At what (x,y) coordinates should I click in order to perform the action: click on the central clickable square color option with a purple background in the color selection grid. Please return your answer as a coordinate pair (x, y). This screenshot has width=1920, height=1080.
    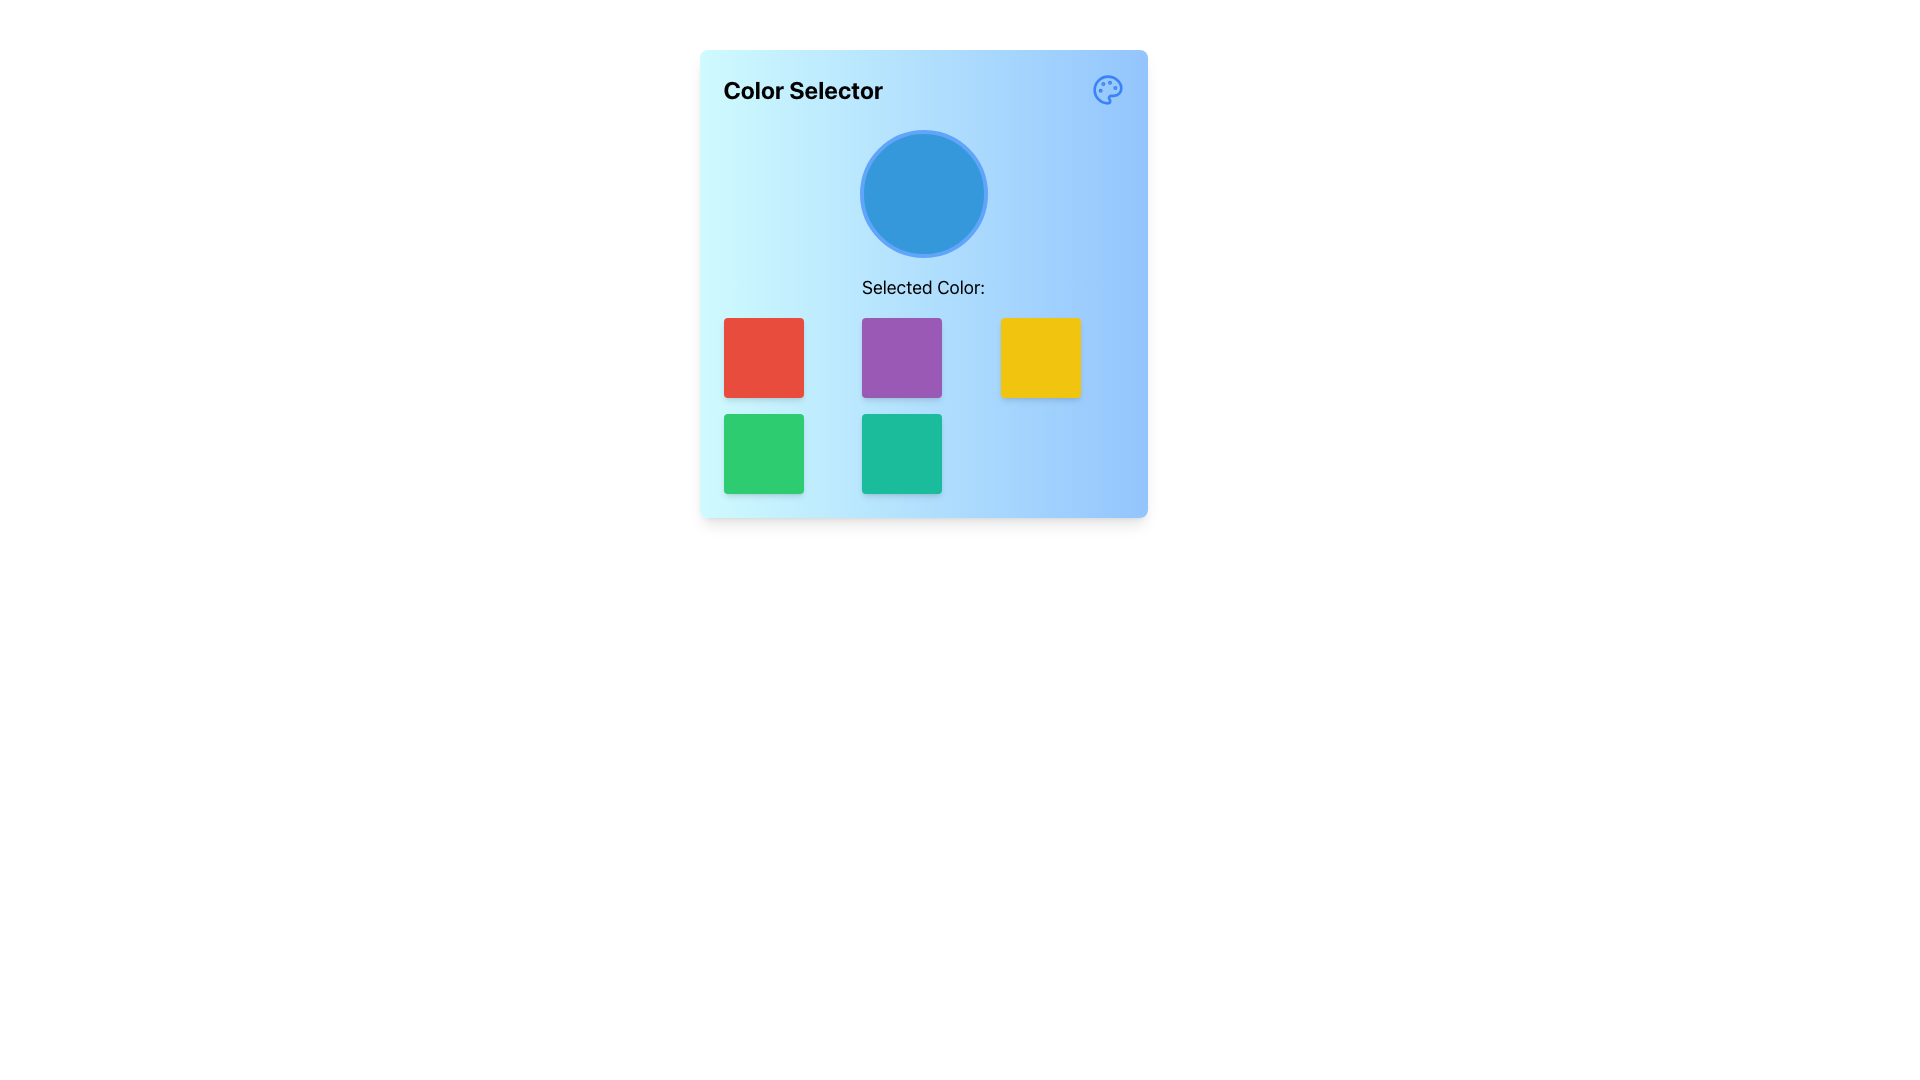
    Looking at the image, I should click on (901, 357).